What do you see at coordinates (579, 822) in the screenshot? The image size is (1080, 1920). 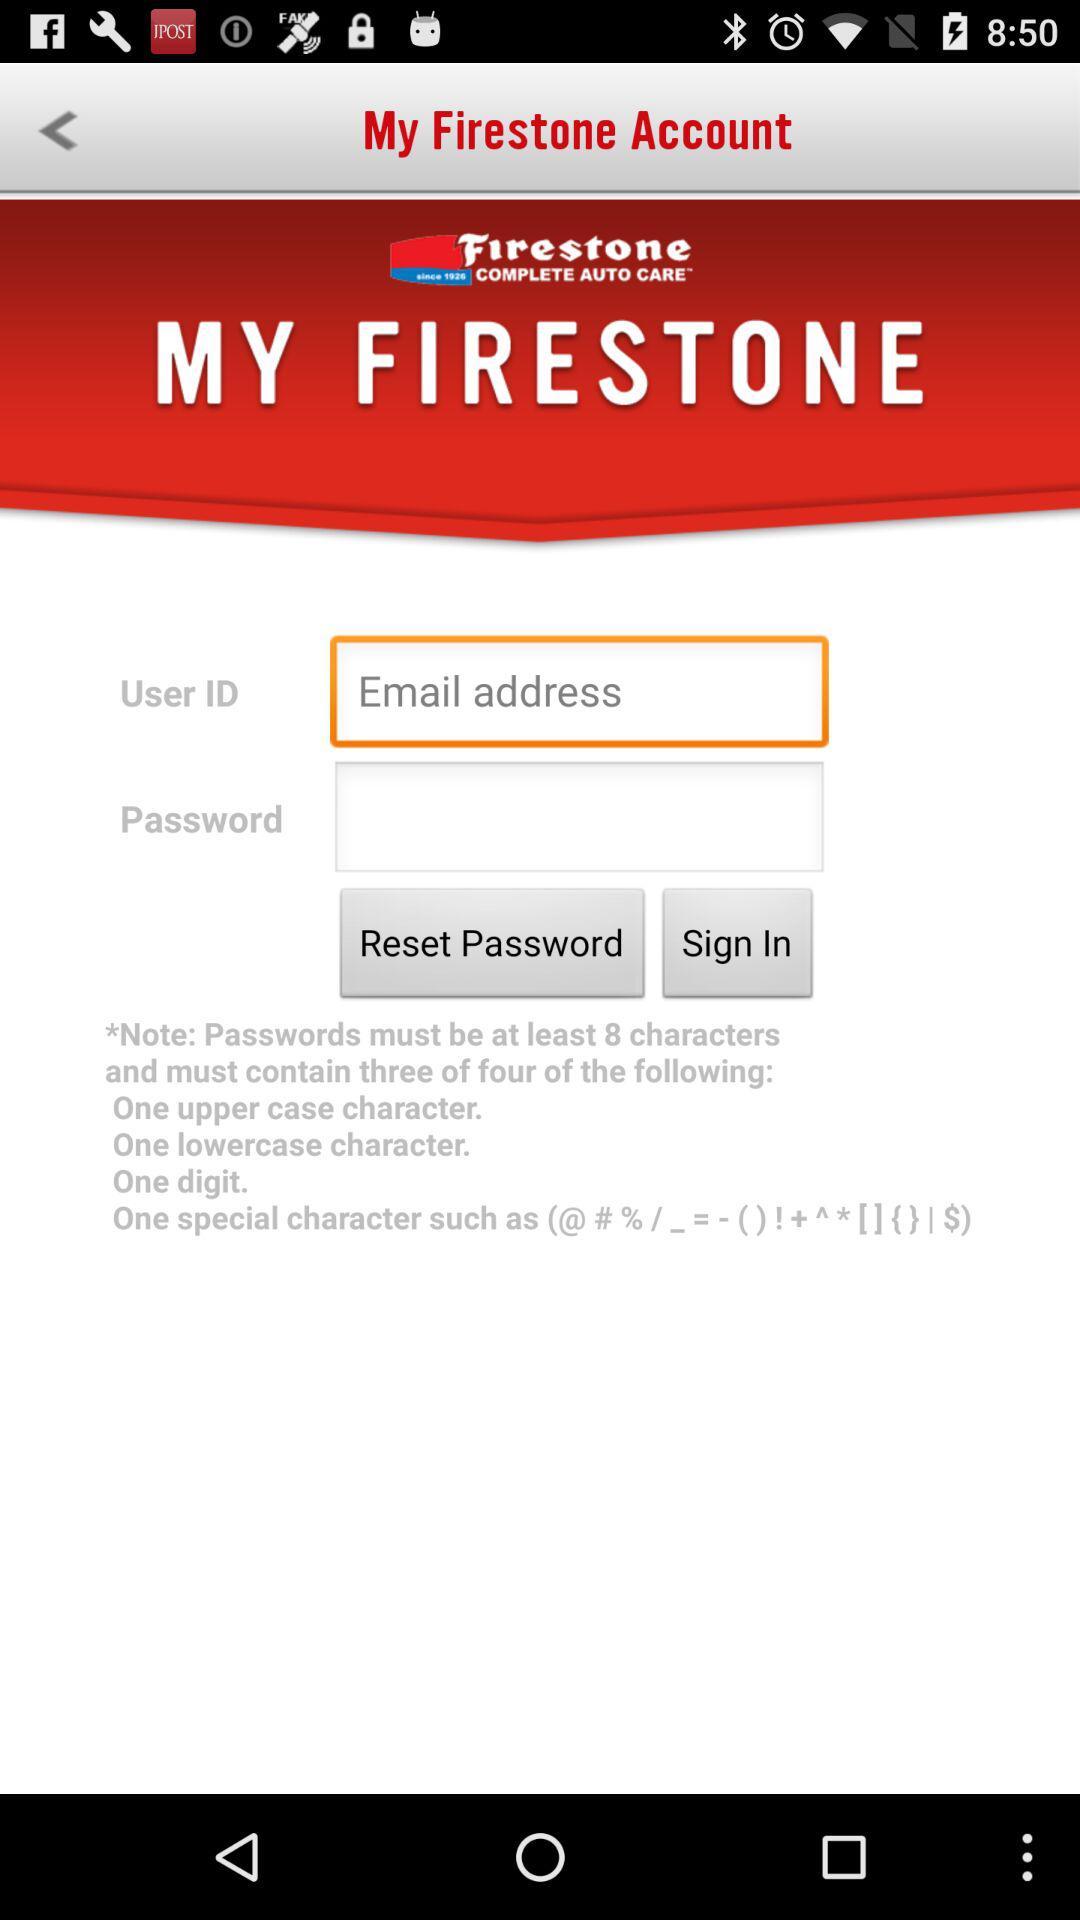 I see `the password box` at bounding box center [579, 822].